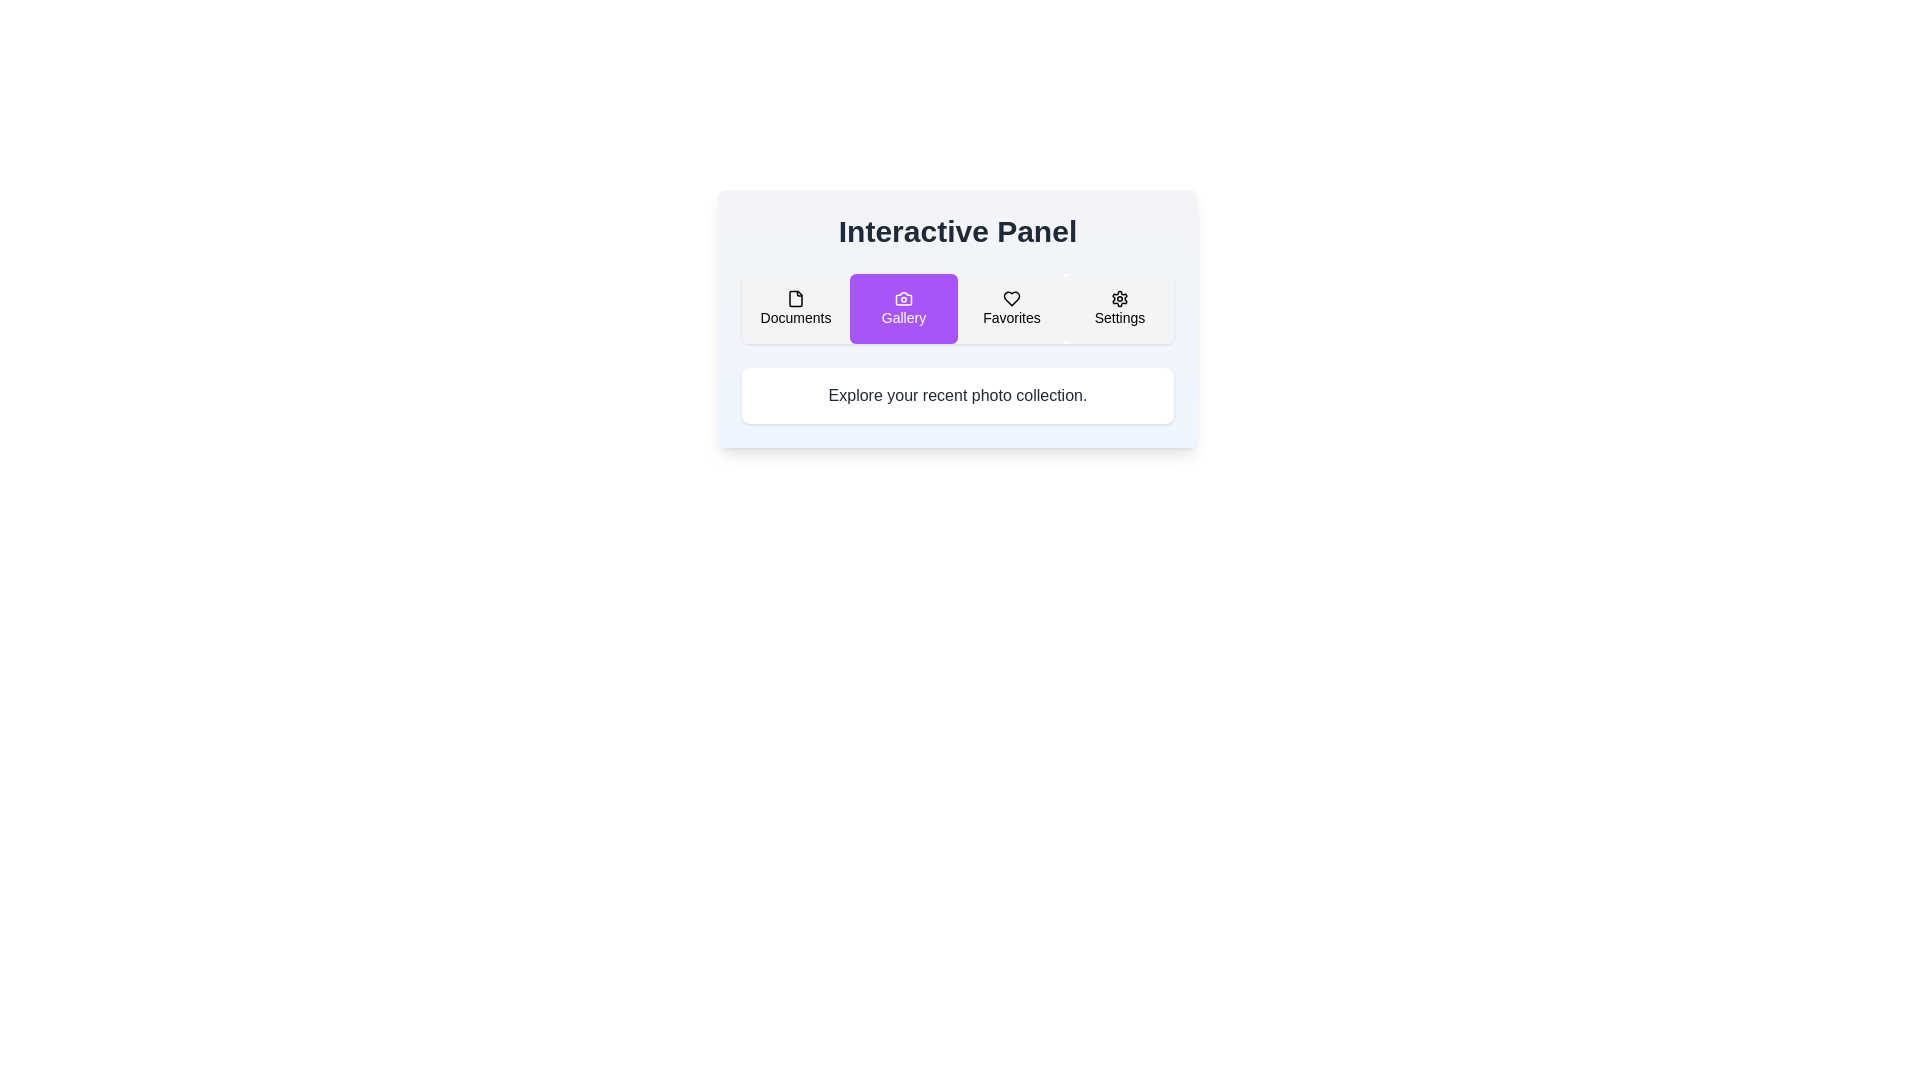  Describe the element at coordinates (795, 308) in the screenshot. I see `the 'Documents' navigation button to observe a background color change` at that location.